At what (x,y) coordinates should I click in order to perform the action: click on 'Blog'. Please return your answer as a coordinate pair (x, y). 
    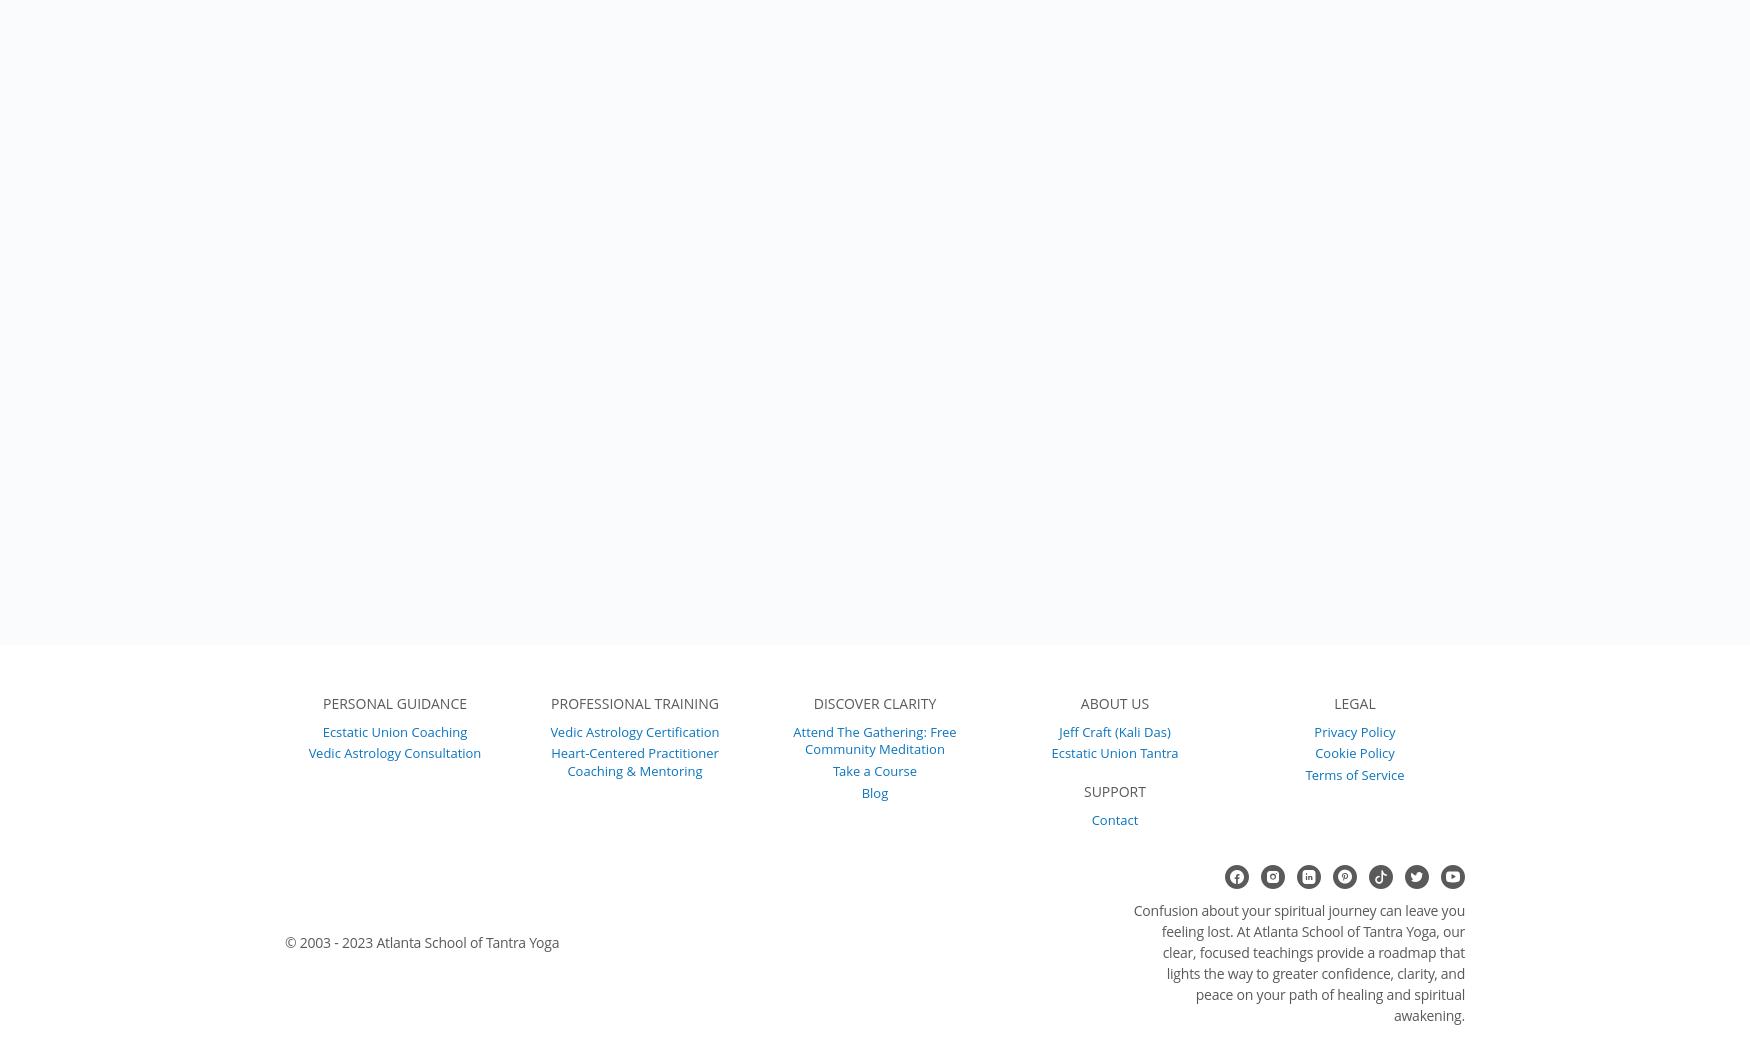
    Looking at the image, I should click on (874, 790).